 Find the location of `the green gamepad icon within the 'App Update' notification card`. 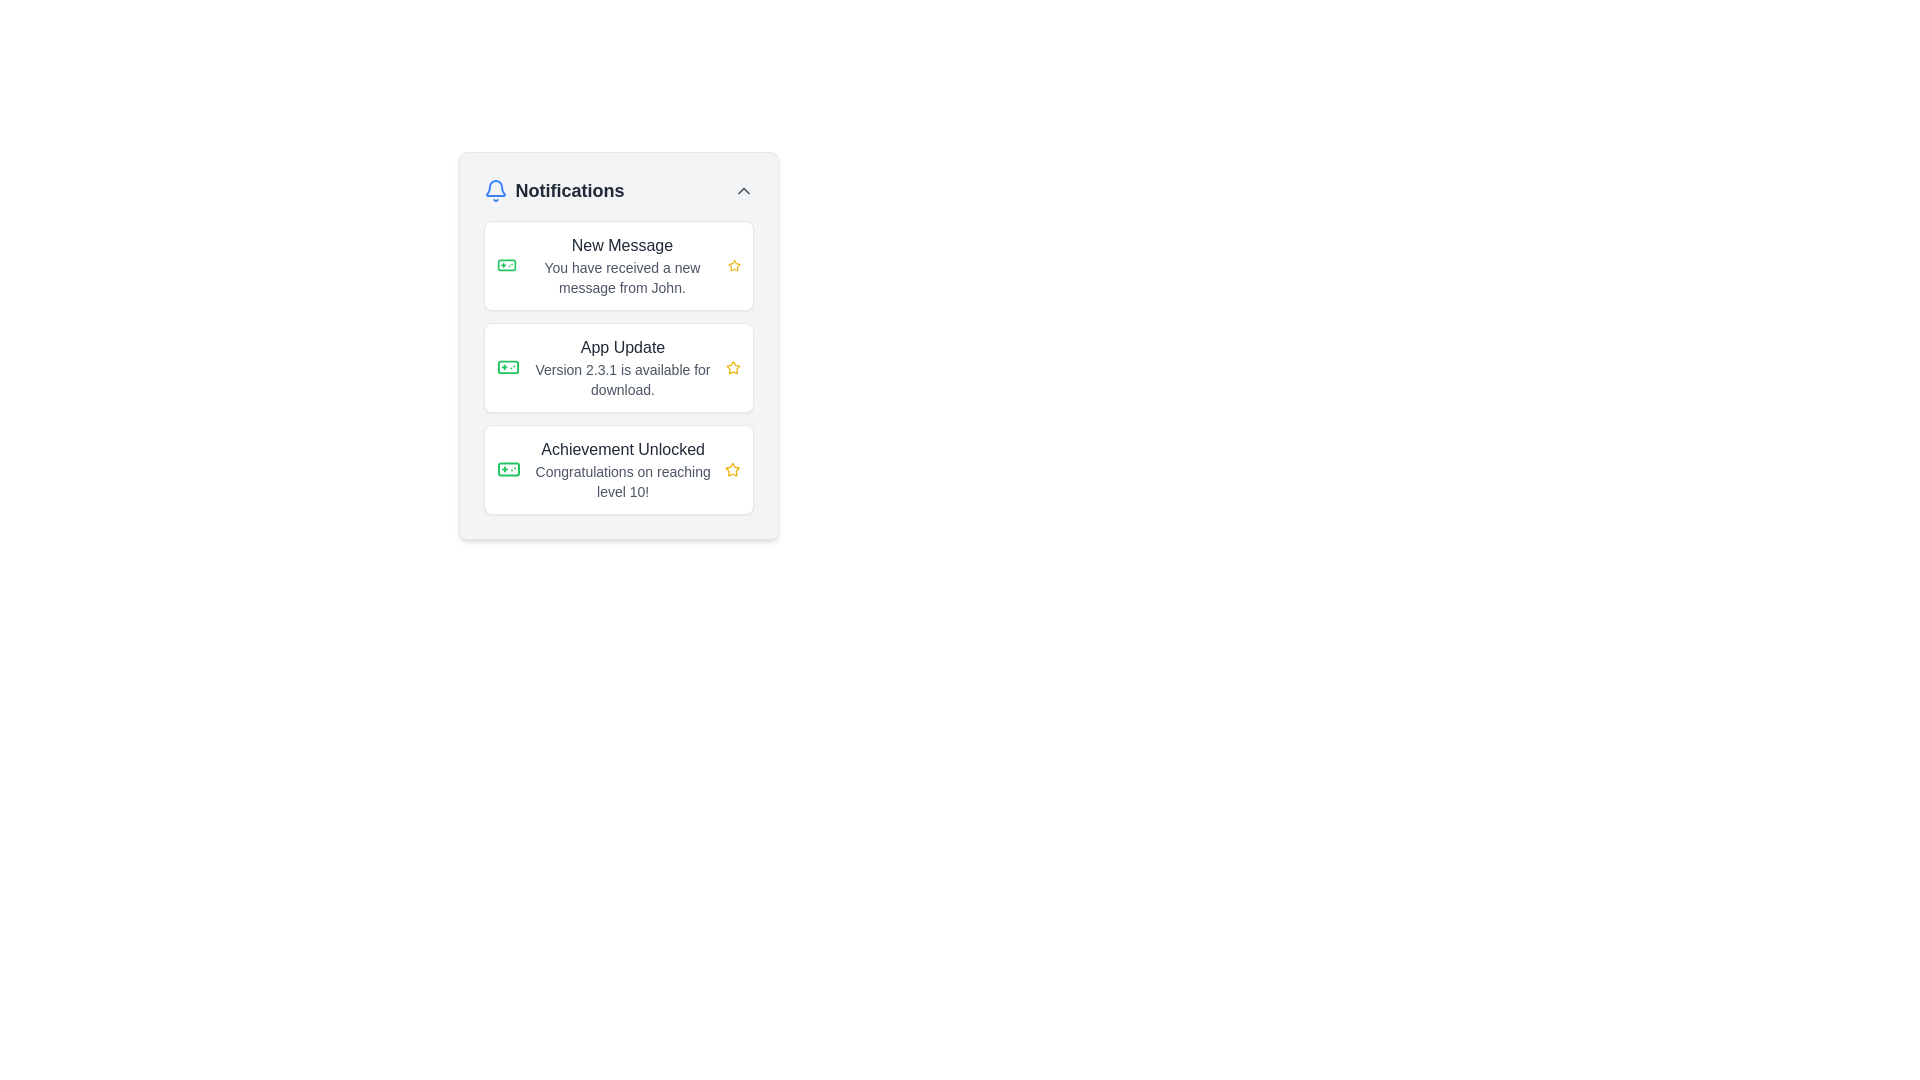

the green gamepad icon within the 'App Update' notification card is located at coordinates (508, 367).